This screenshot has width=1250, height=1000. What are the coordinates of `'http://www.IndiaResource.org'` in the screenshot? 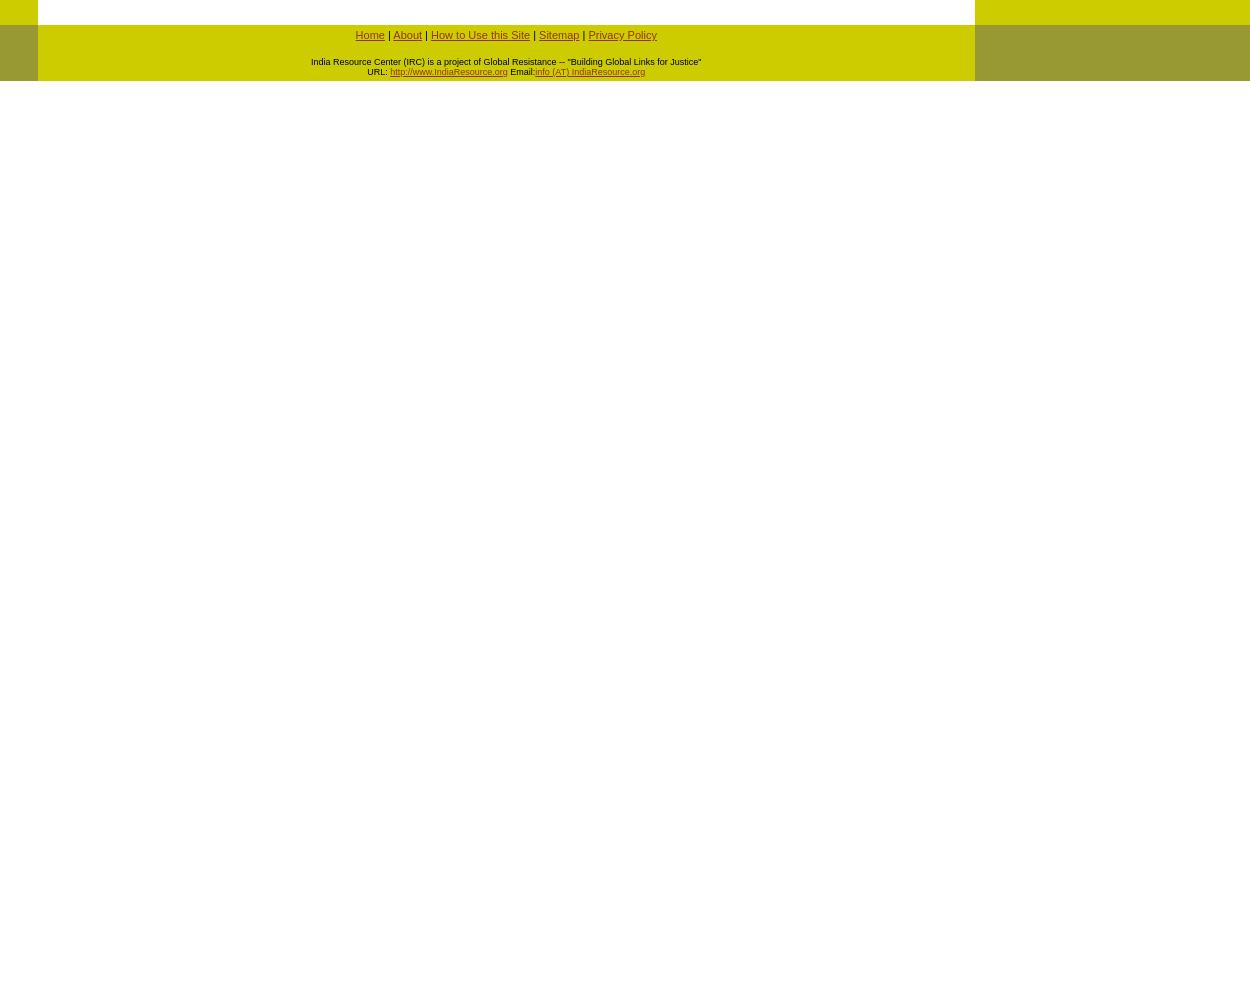 It's located at (447, 71).